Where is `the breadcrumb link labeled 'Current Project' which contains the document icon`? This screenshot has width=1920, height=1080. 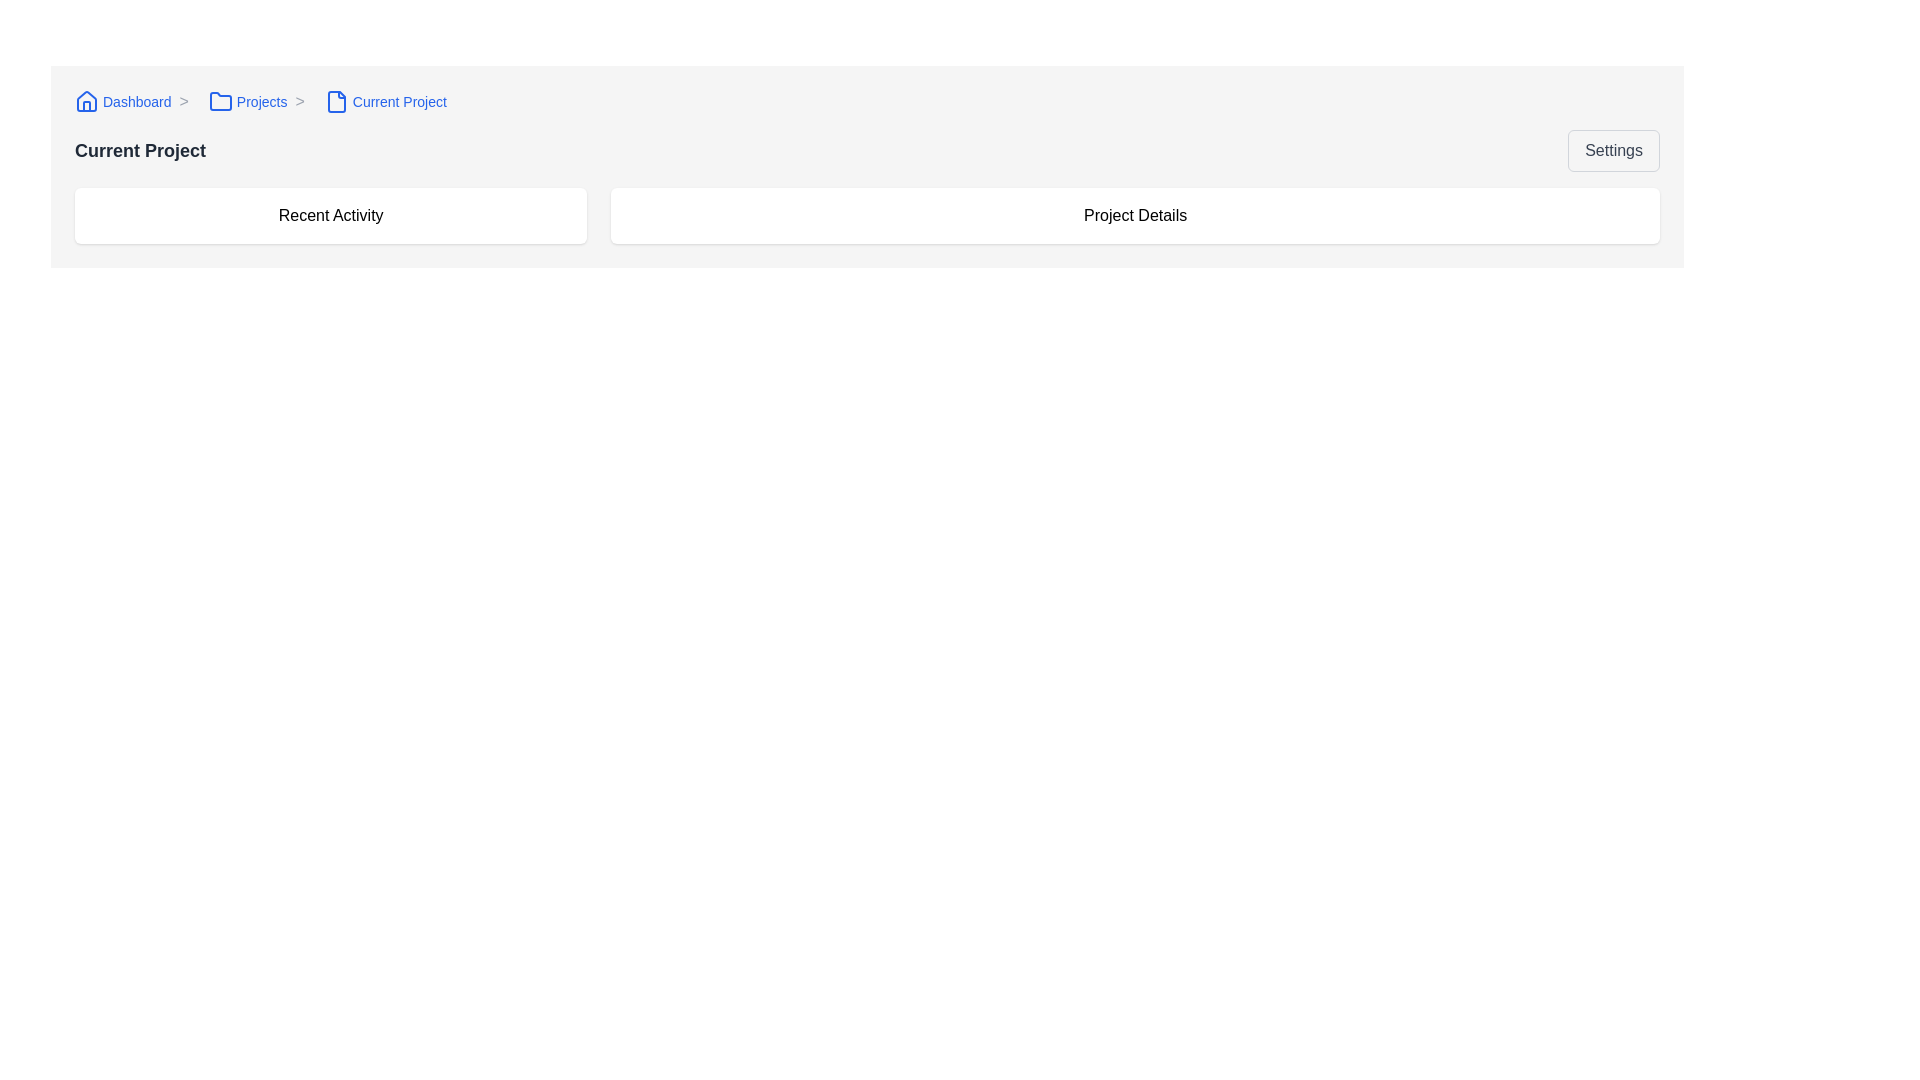
the breadcrumb link labeled 'Current Project' which contains the document icon is located at coordinates (336, 101).